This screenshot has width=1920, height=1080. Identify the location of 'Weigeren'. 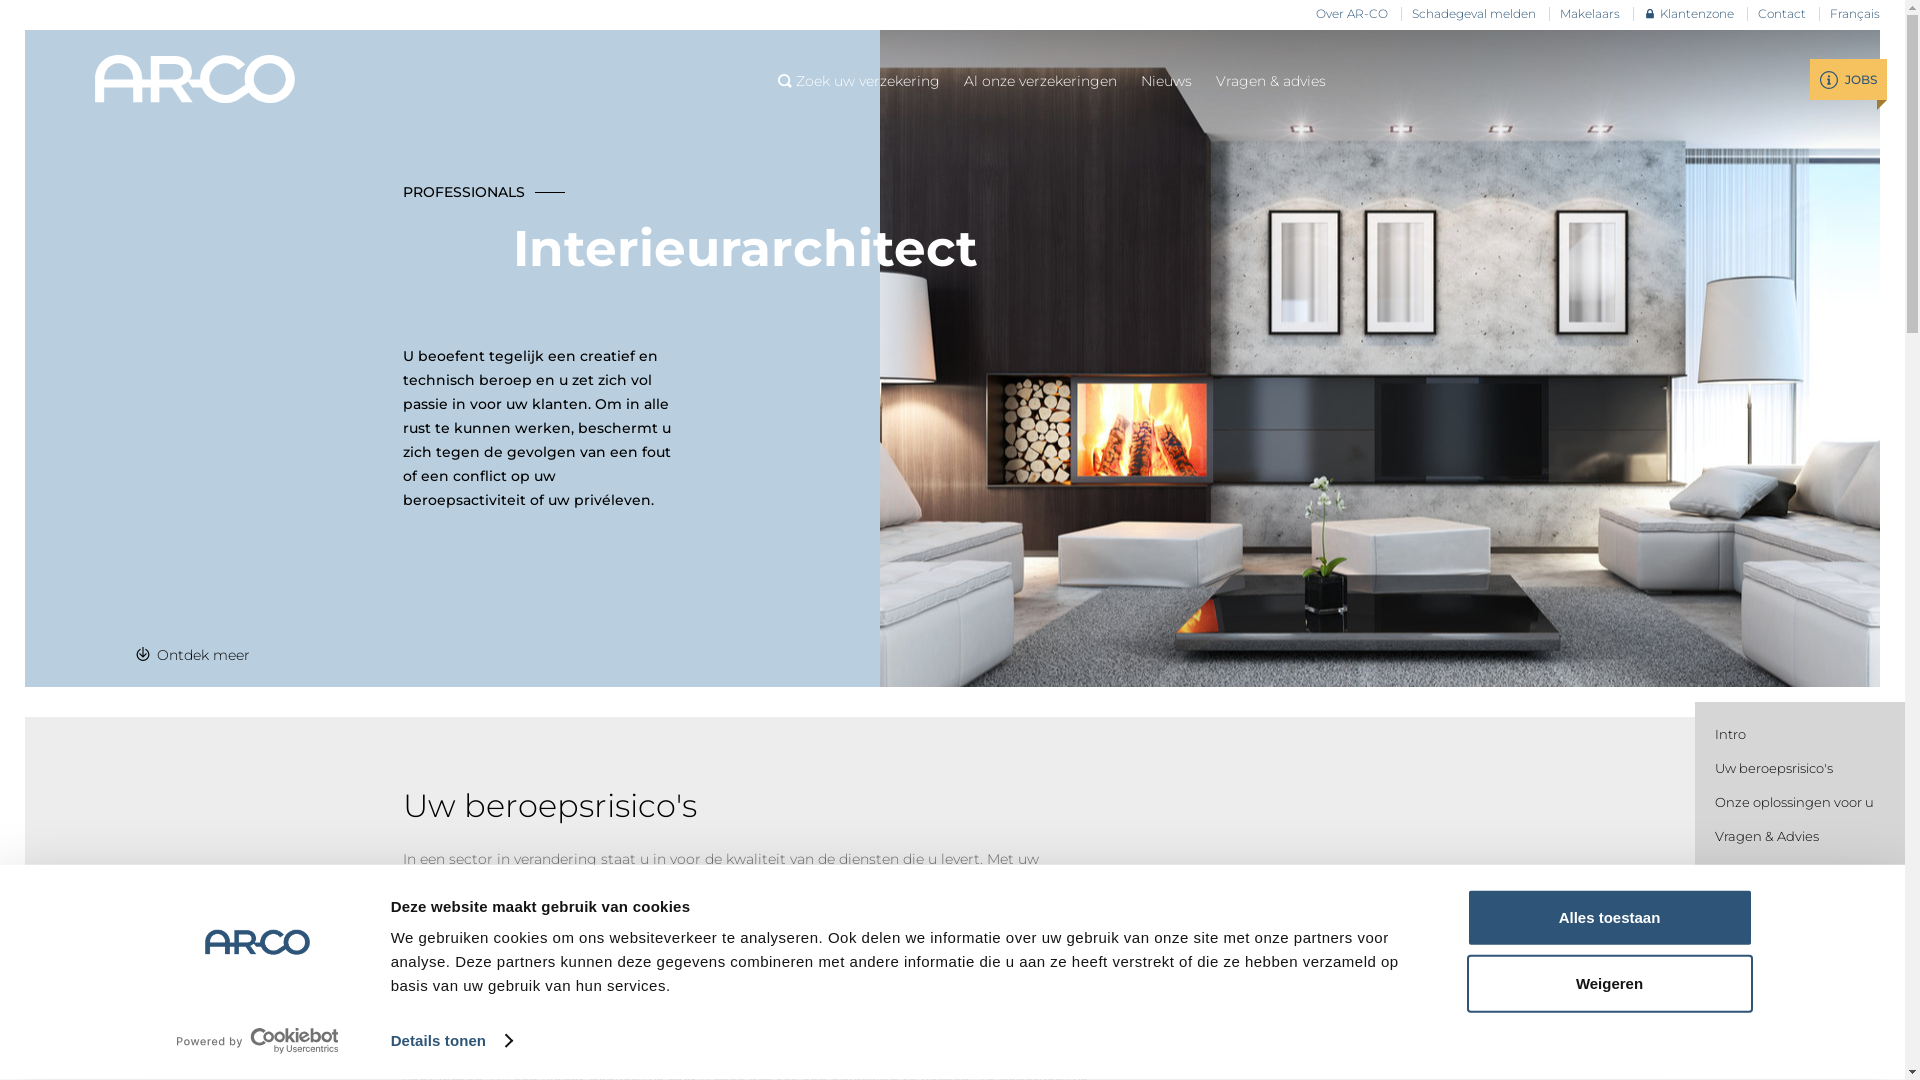
(1608, 982).